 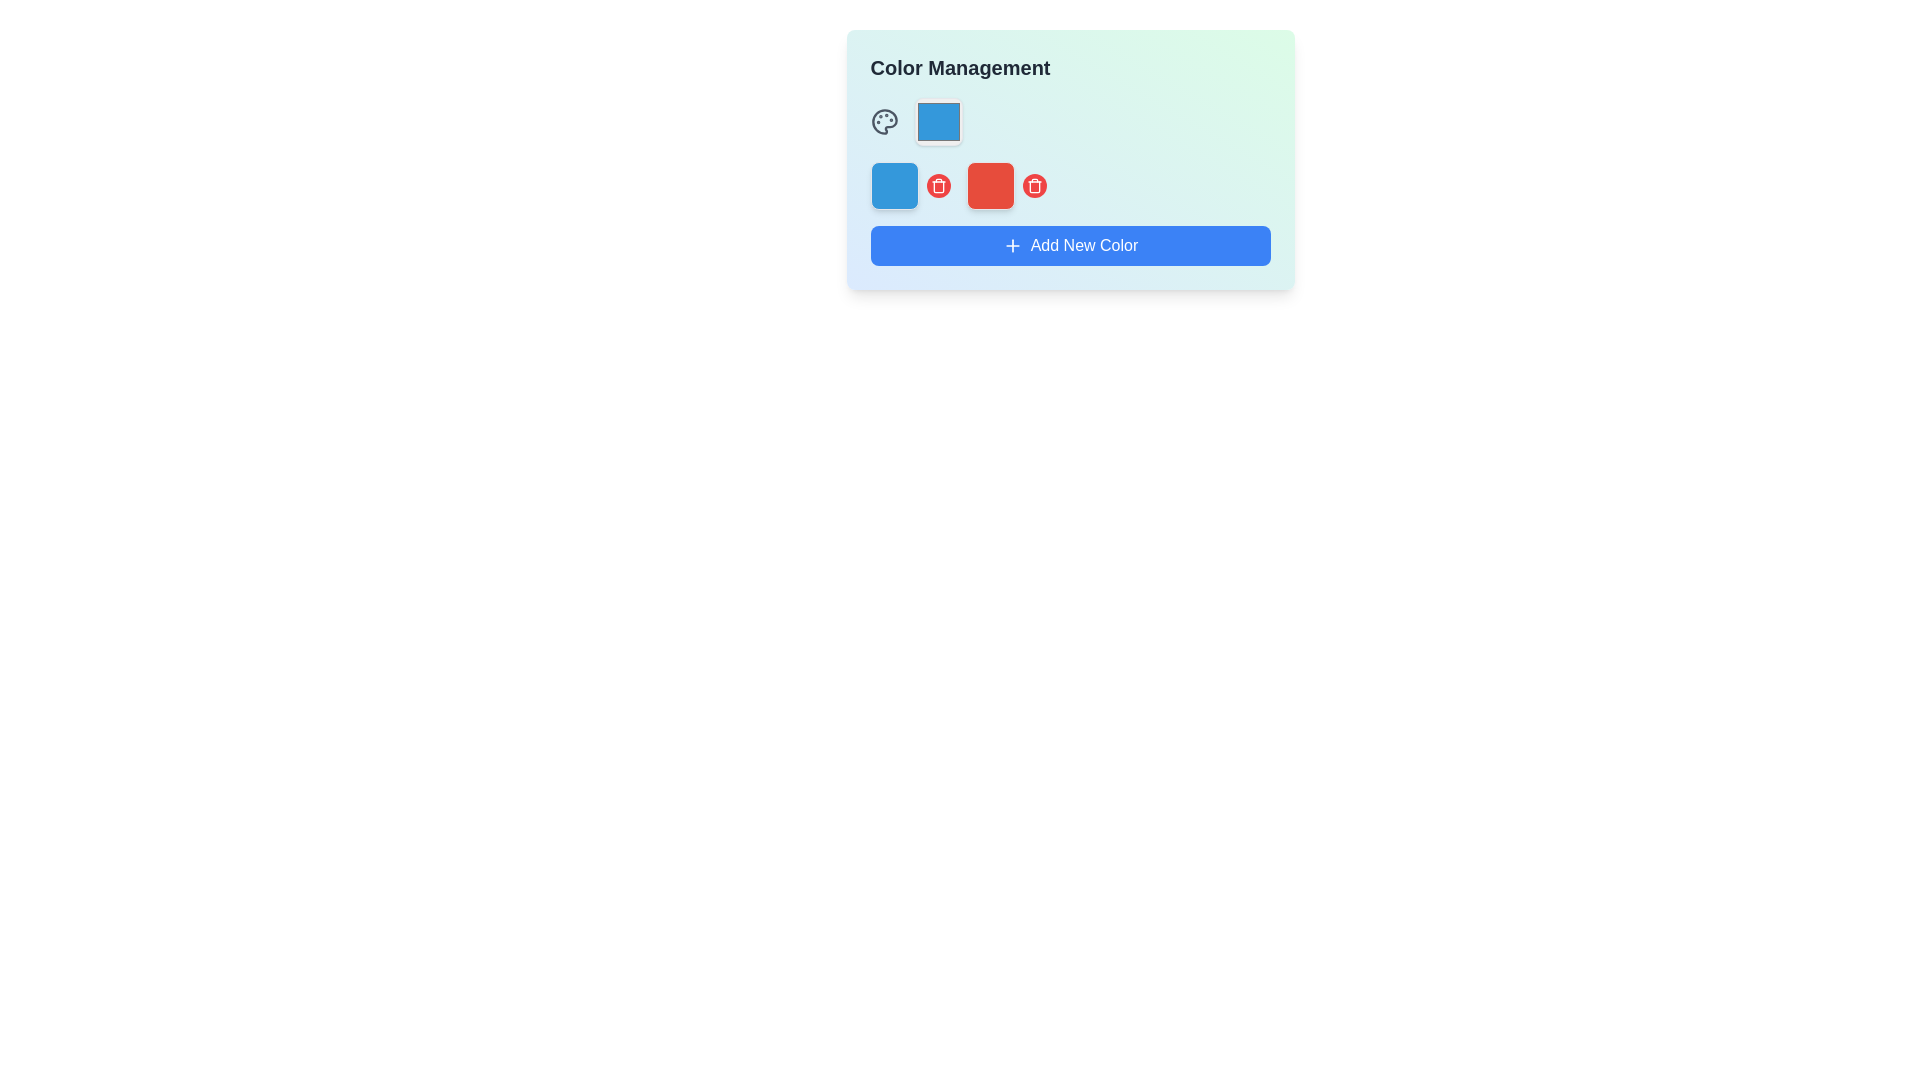 What do you see at coordinates (883, 122) in the screenshot?
I see `the decorative icon located at the far left of the 'Color Management' section in the light interface box` at bounding box center [883, 122].